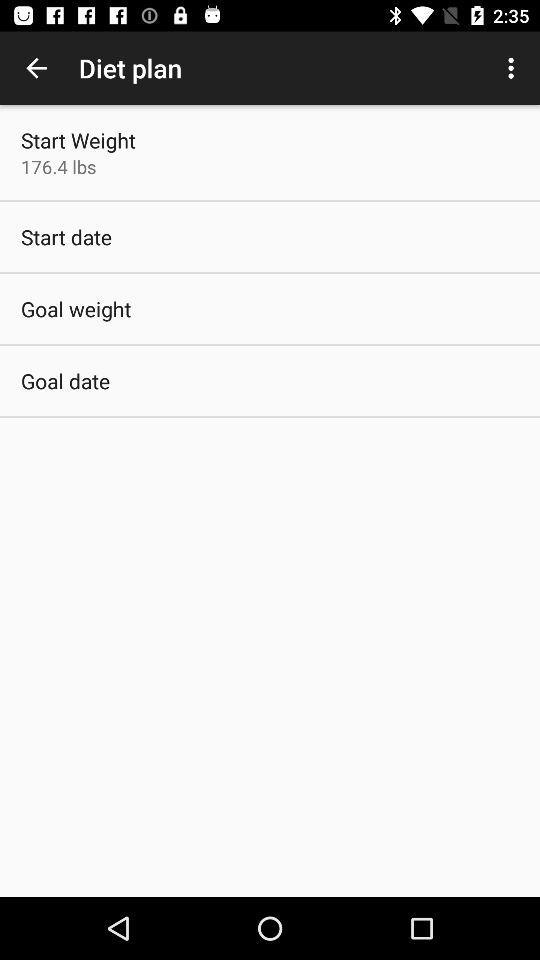  Describe the element at coordinates (58, 165) in the screenshot. I see `the 176.4 lbs` at that location.